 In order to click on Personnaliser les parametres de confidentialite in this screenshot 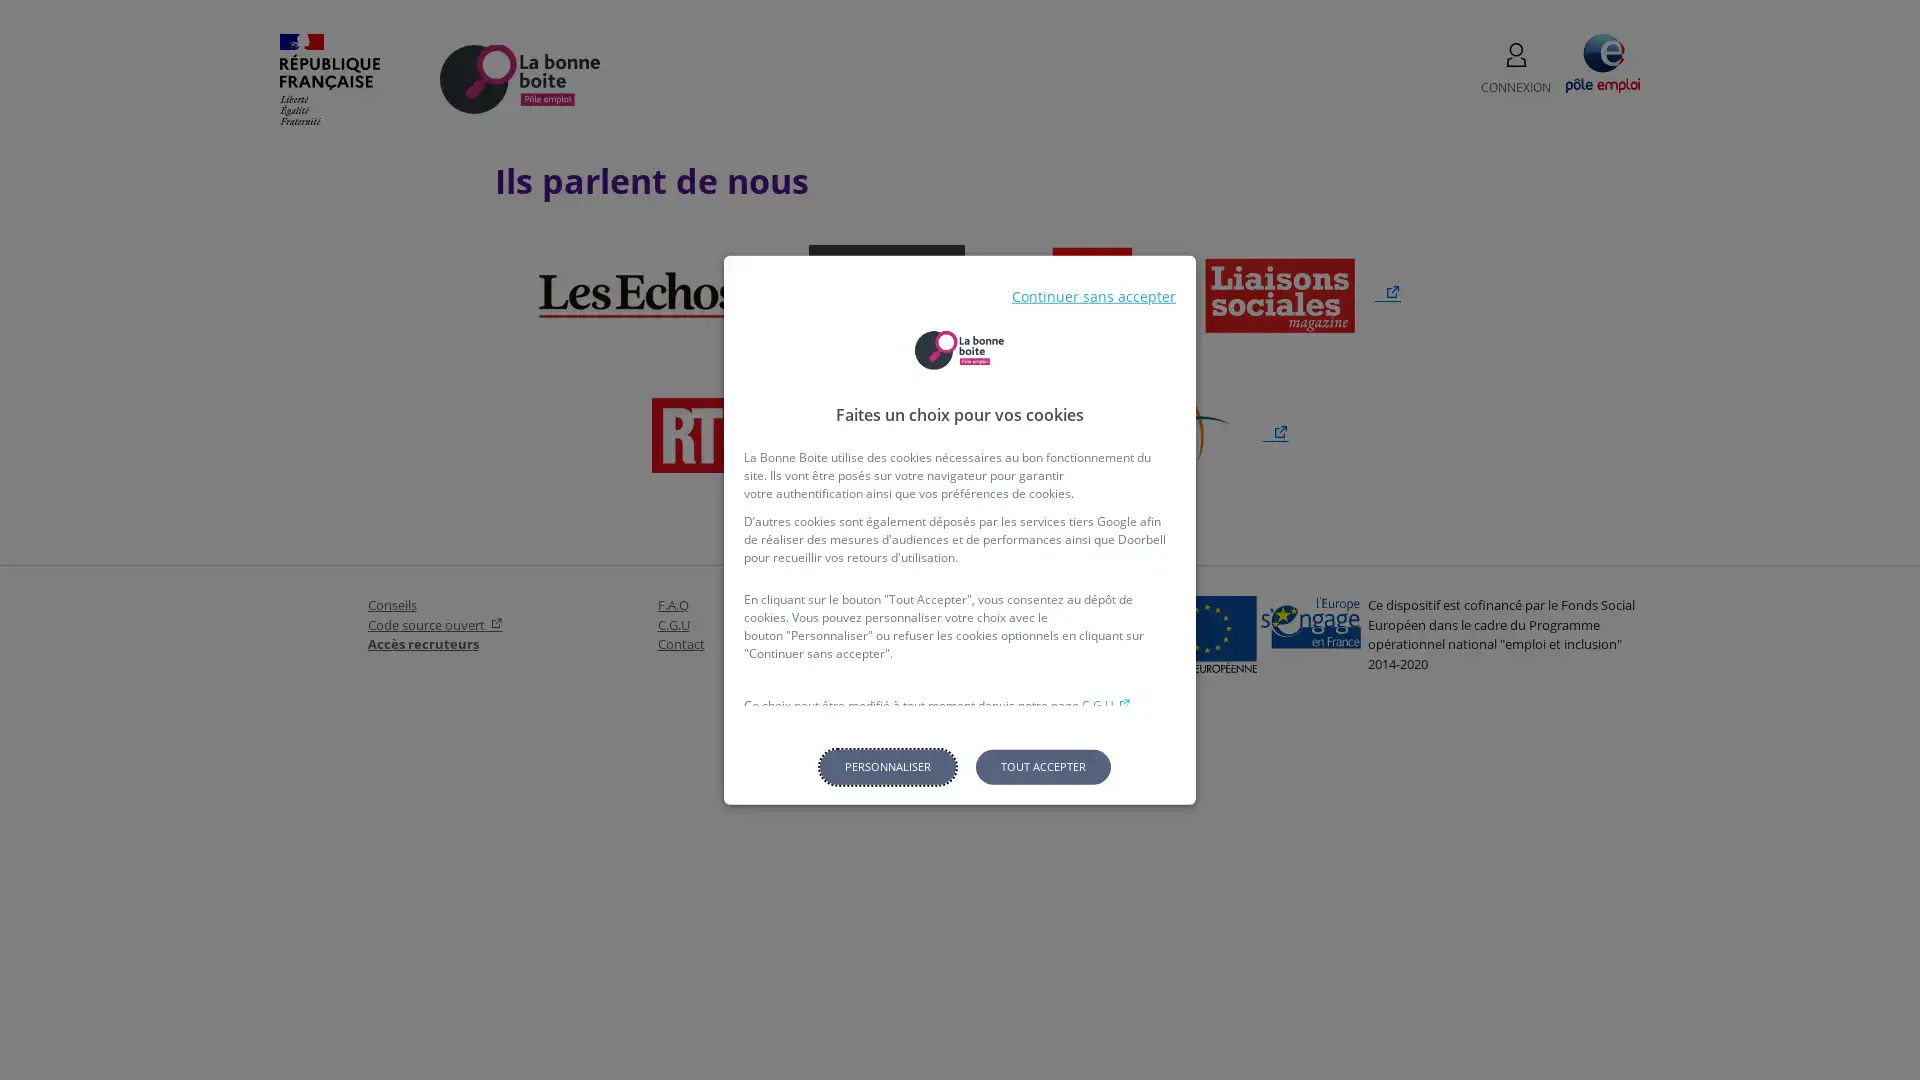, I will do `click(886, 765)`.